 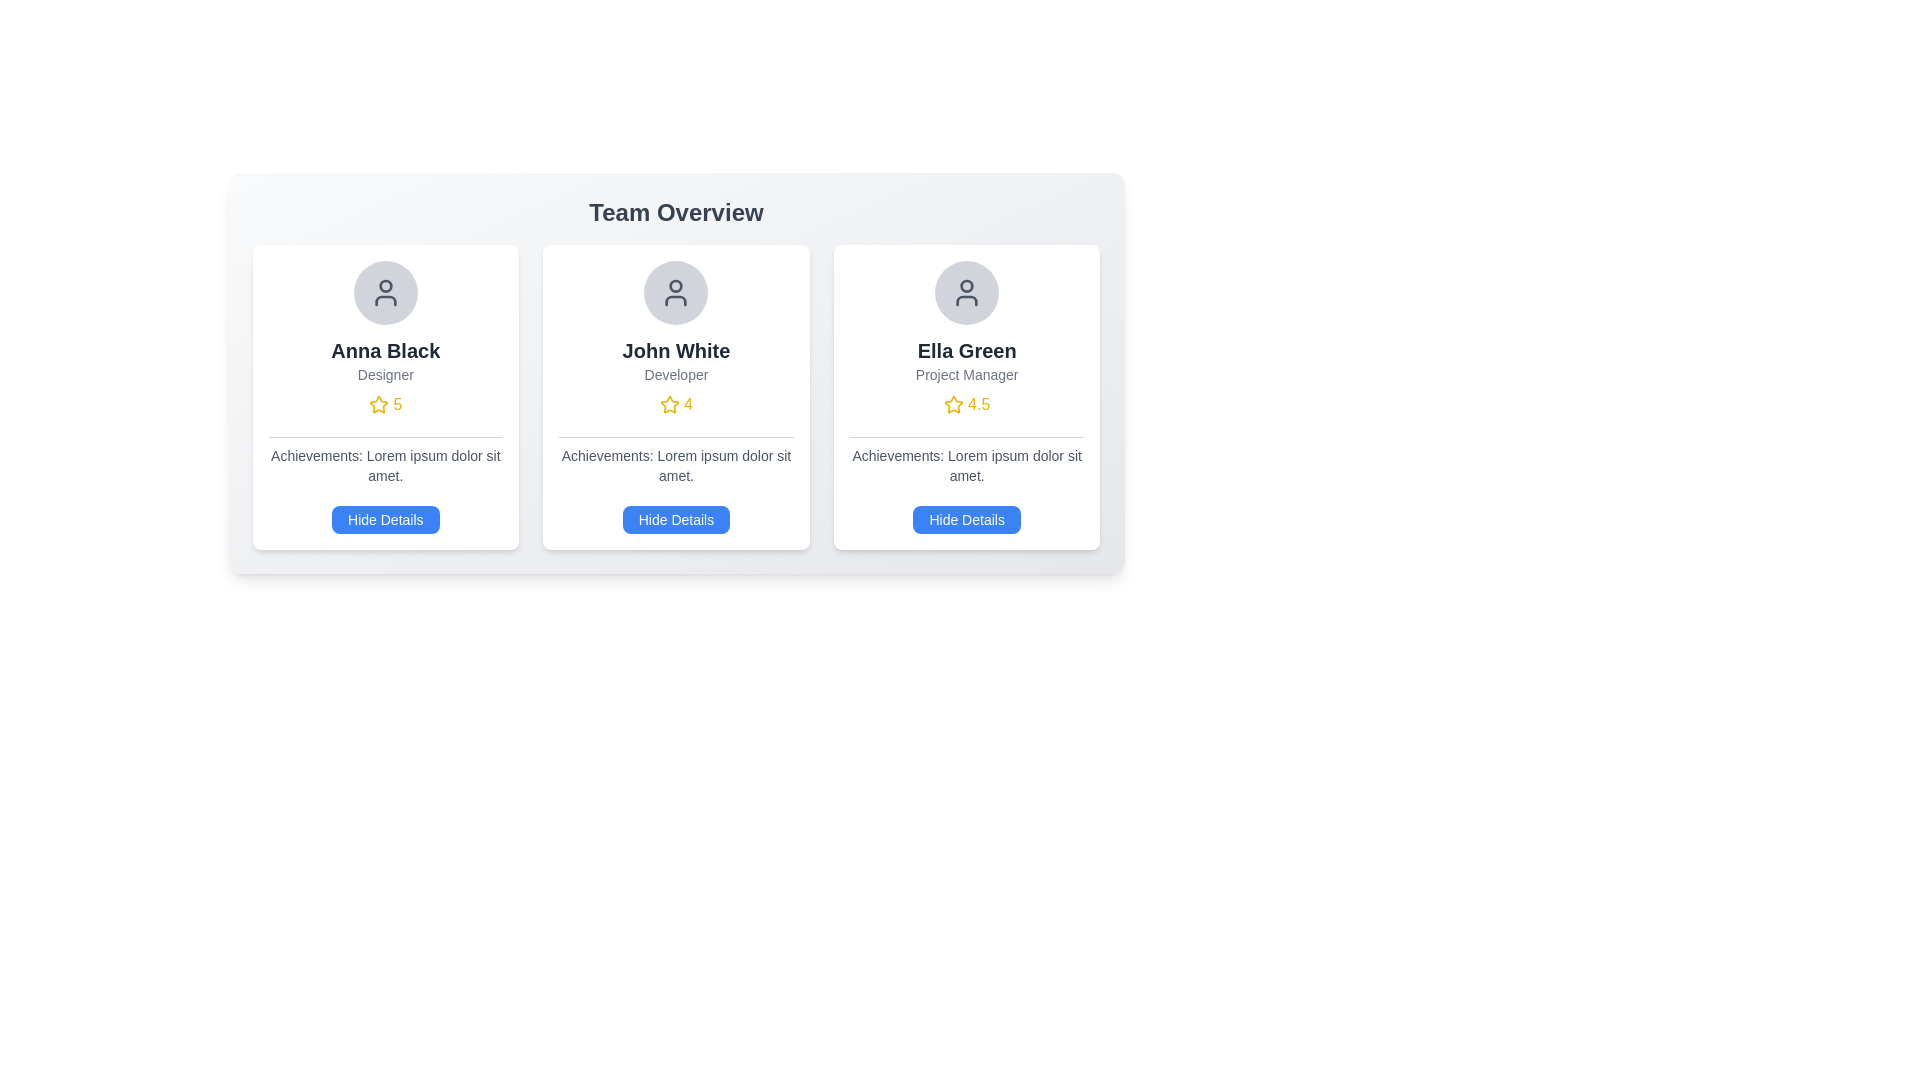 I want to click on the blue button labeled 'Hide Details' at the bottom of the card for Anna Black, so click(x=385, y=519).